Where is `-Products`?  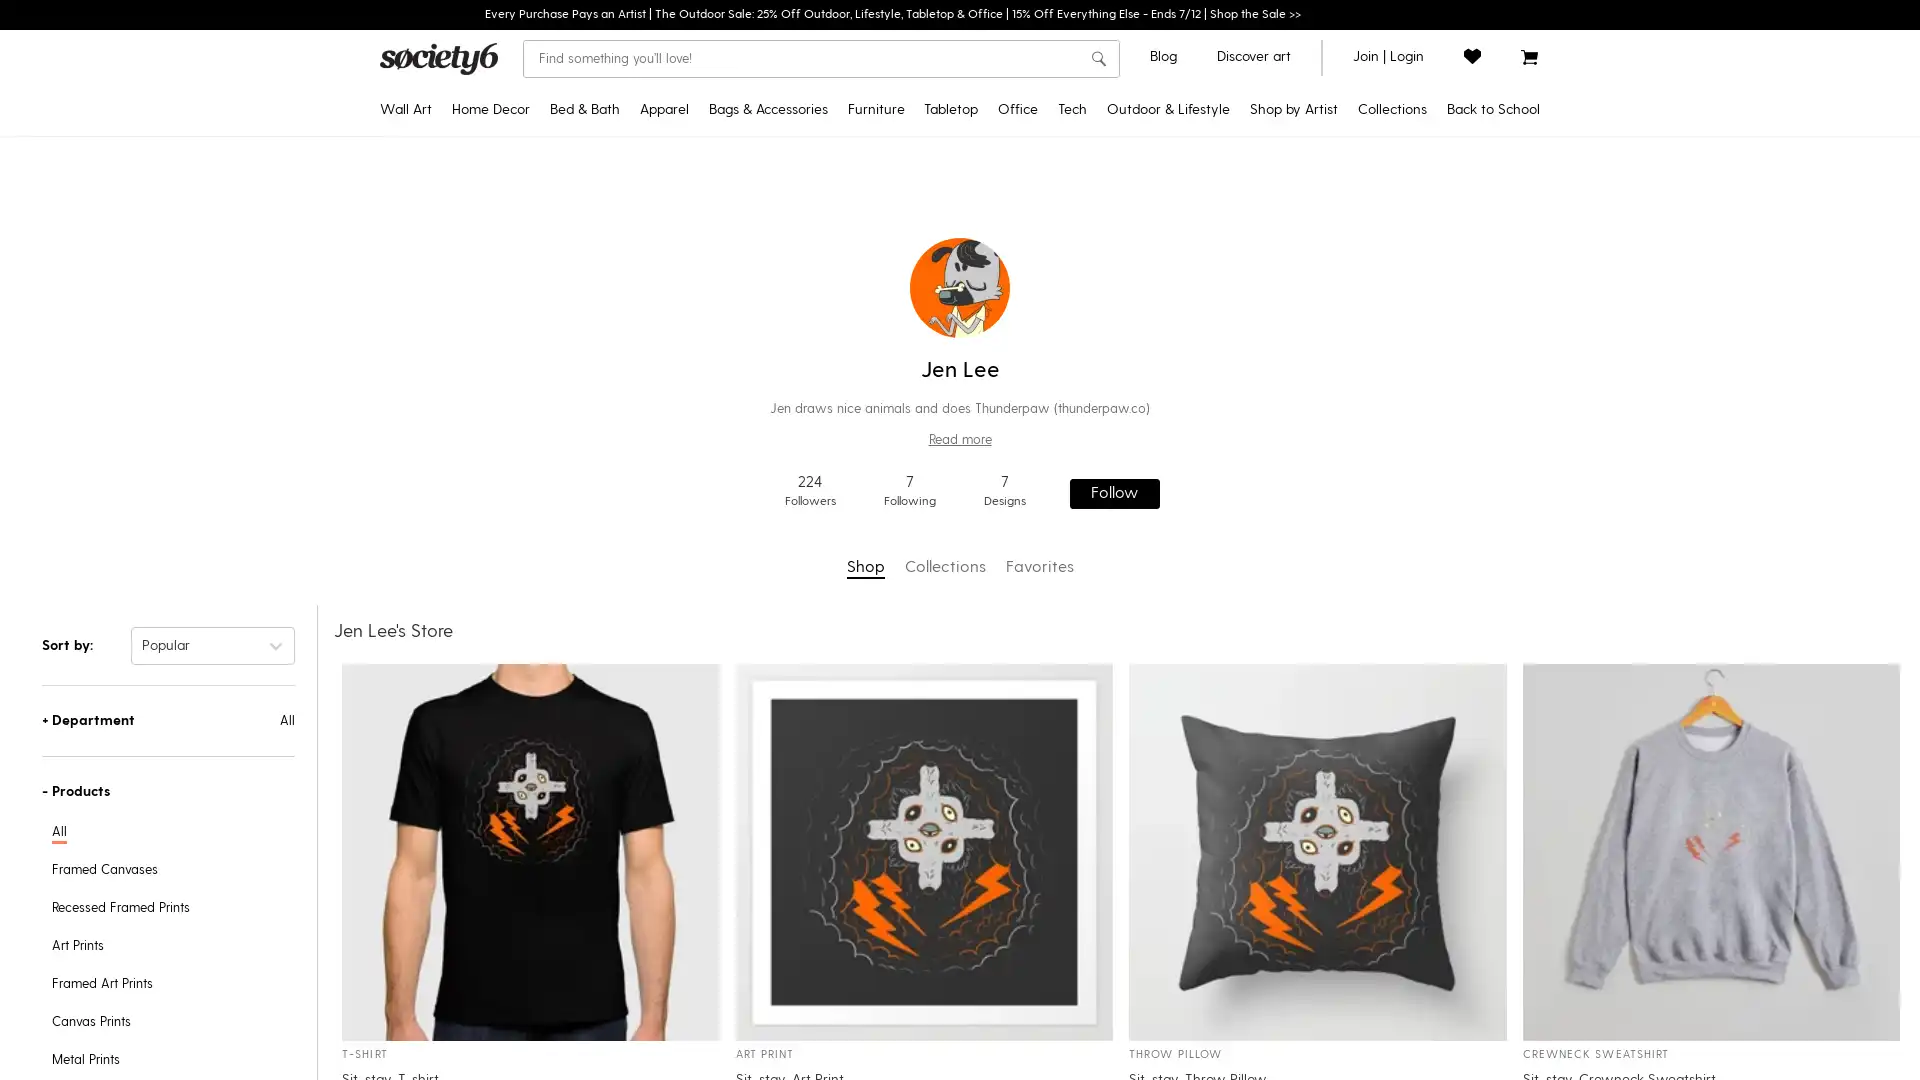 -Products is located at coordinates (168, 789).